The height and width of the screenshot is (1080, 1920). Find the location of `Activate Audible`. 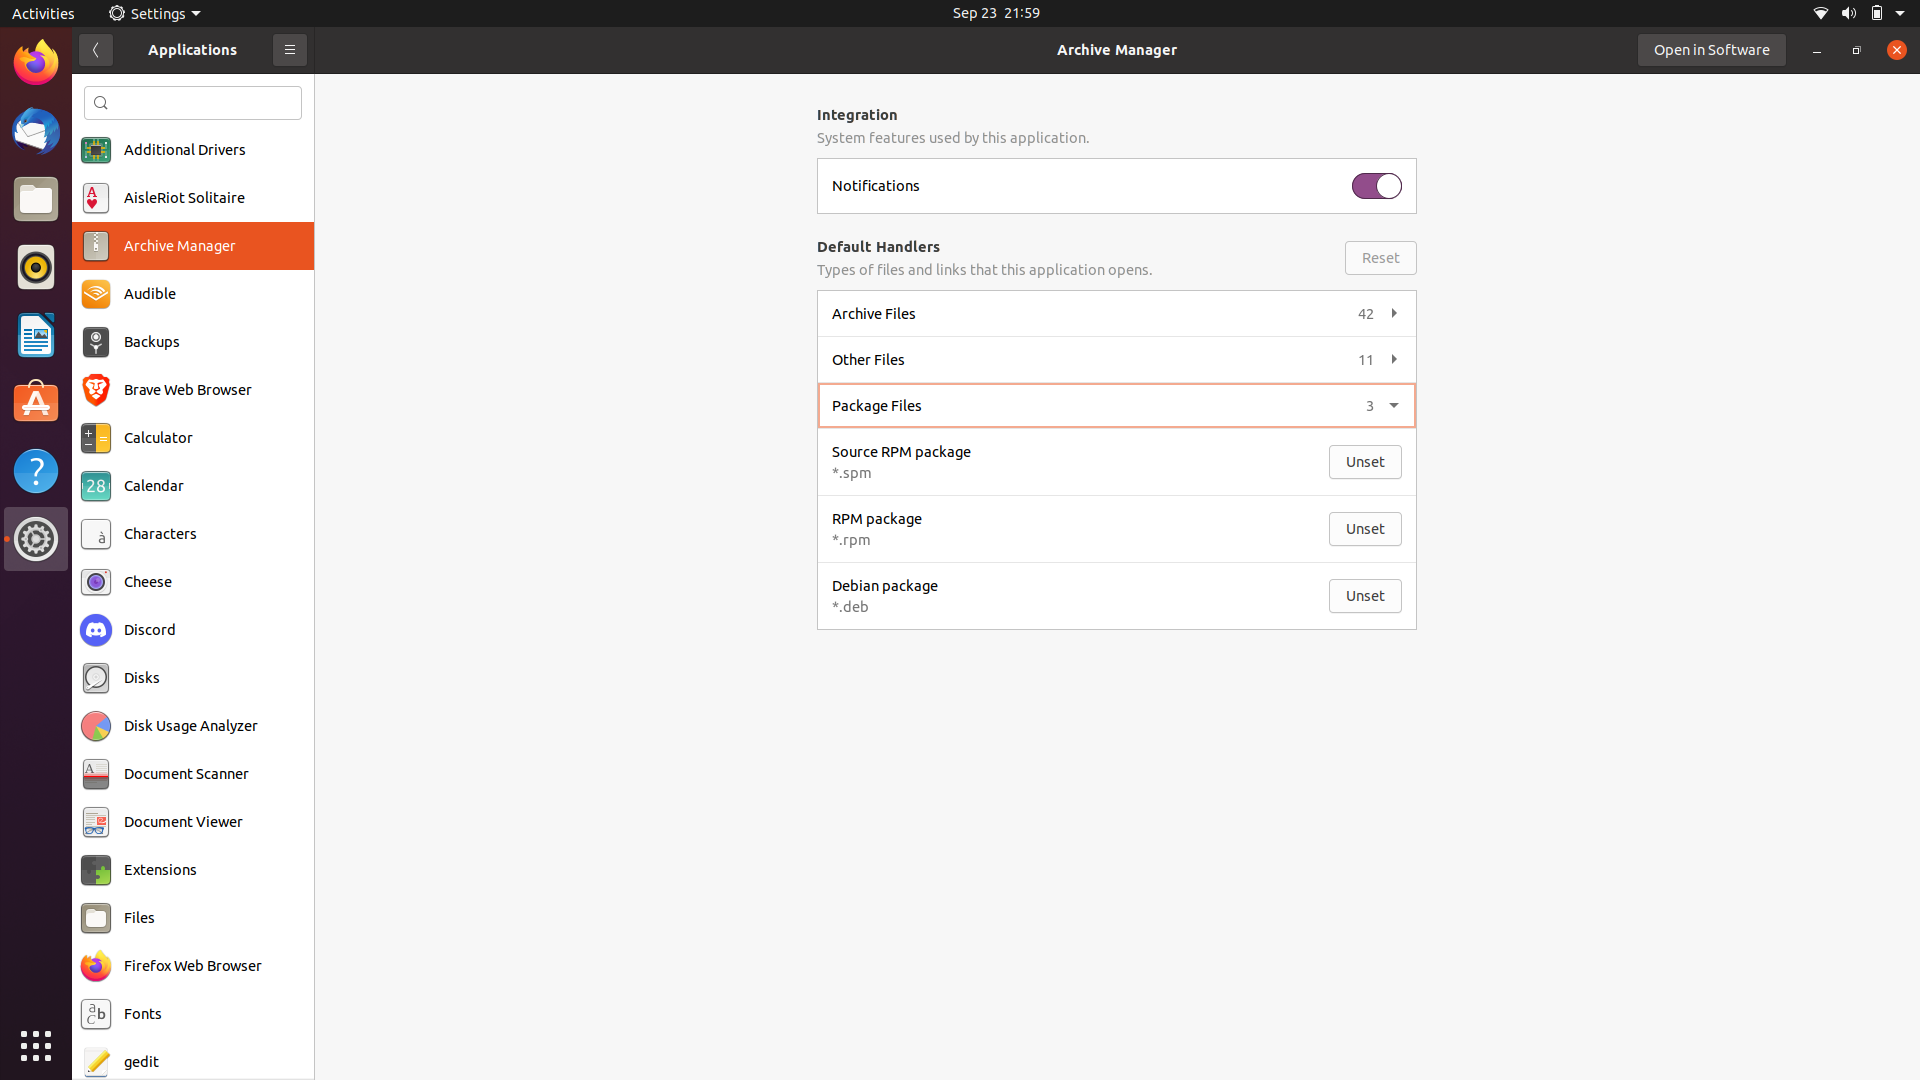

Activate Audible is located at coordinates (192, 294).